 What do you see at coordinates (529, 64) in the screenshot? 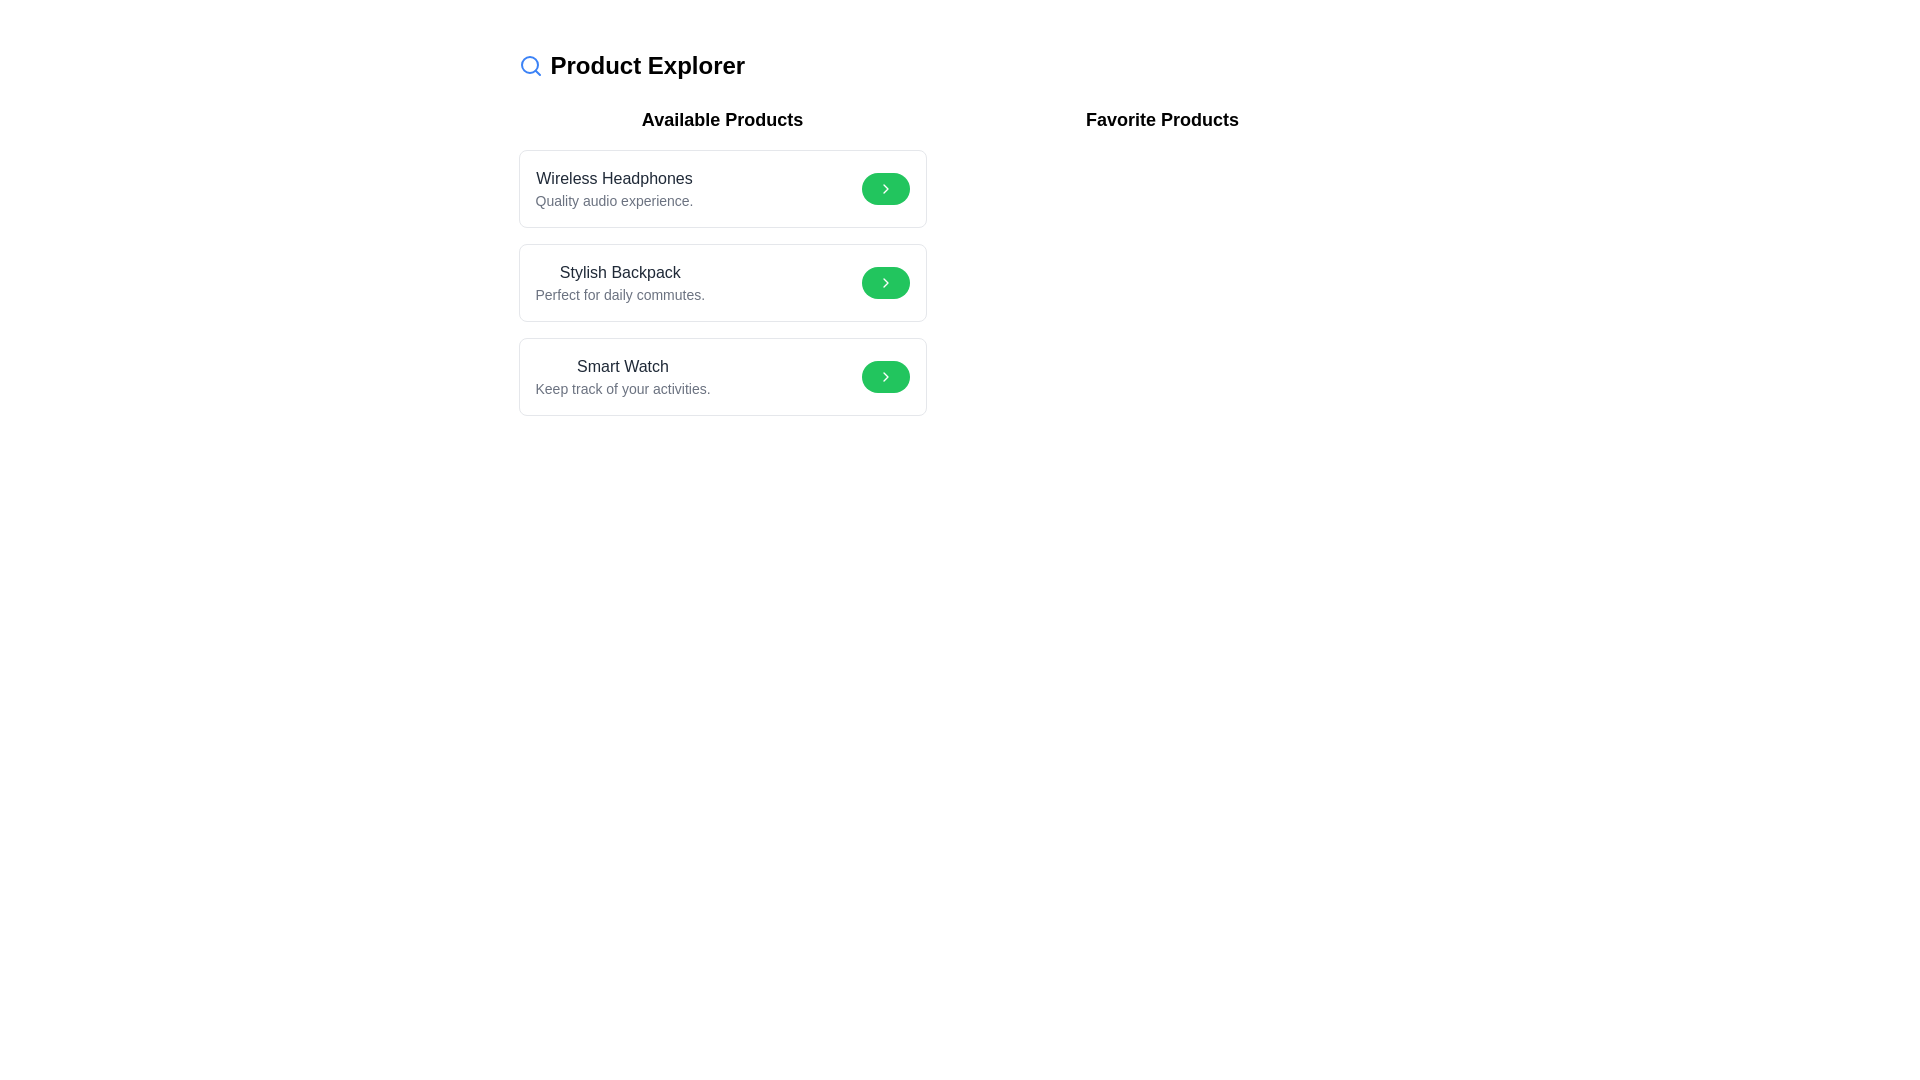
I see `the decorative circle representing the lens of the magnifier icon, located near the top-left corner of the interface next to the 'Product Explorer' title` at bounding box center [529, 64].